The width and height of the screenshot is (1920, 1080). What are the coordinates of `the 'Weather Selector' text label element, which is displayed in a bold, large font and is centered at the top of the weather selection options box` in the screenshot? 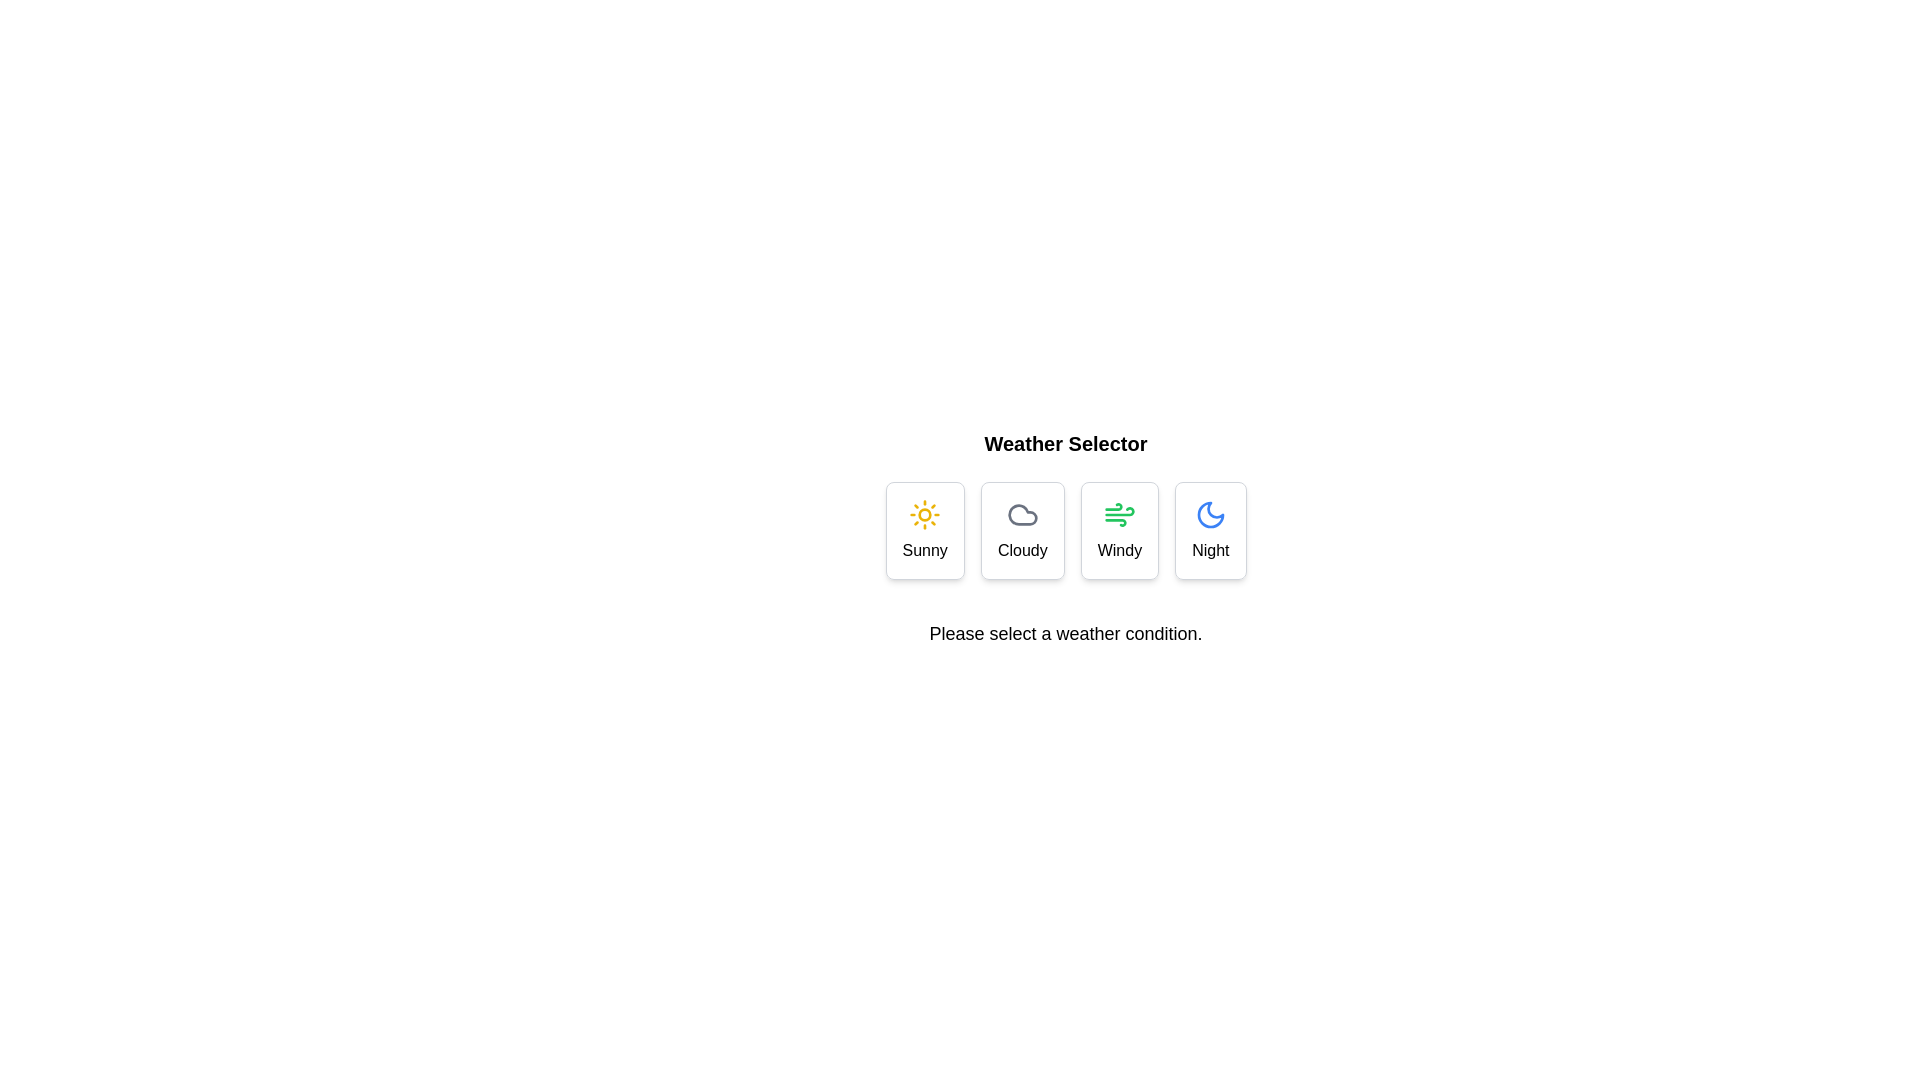 It's located at (1064, 442).